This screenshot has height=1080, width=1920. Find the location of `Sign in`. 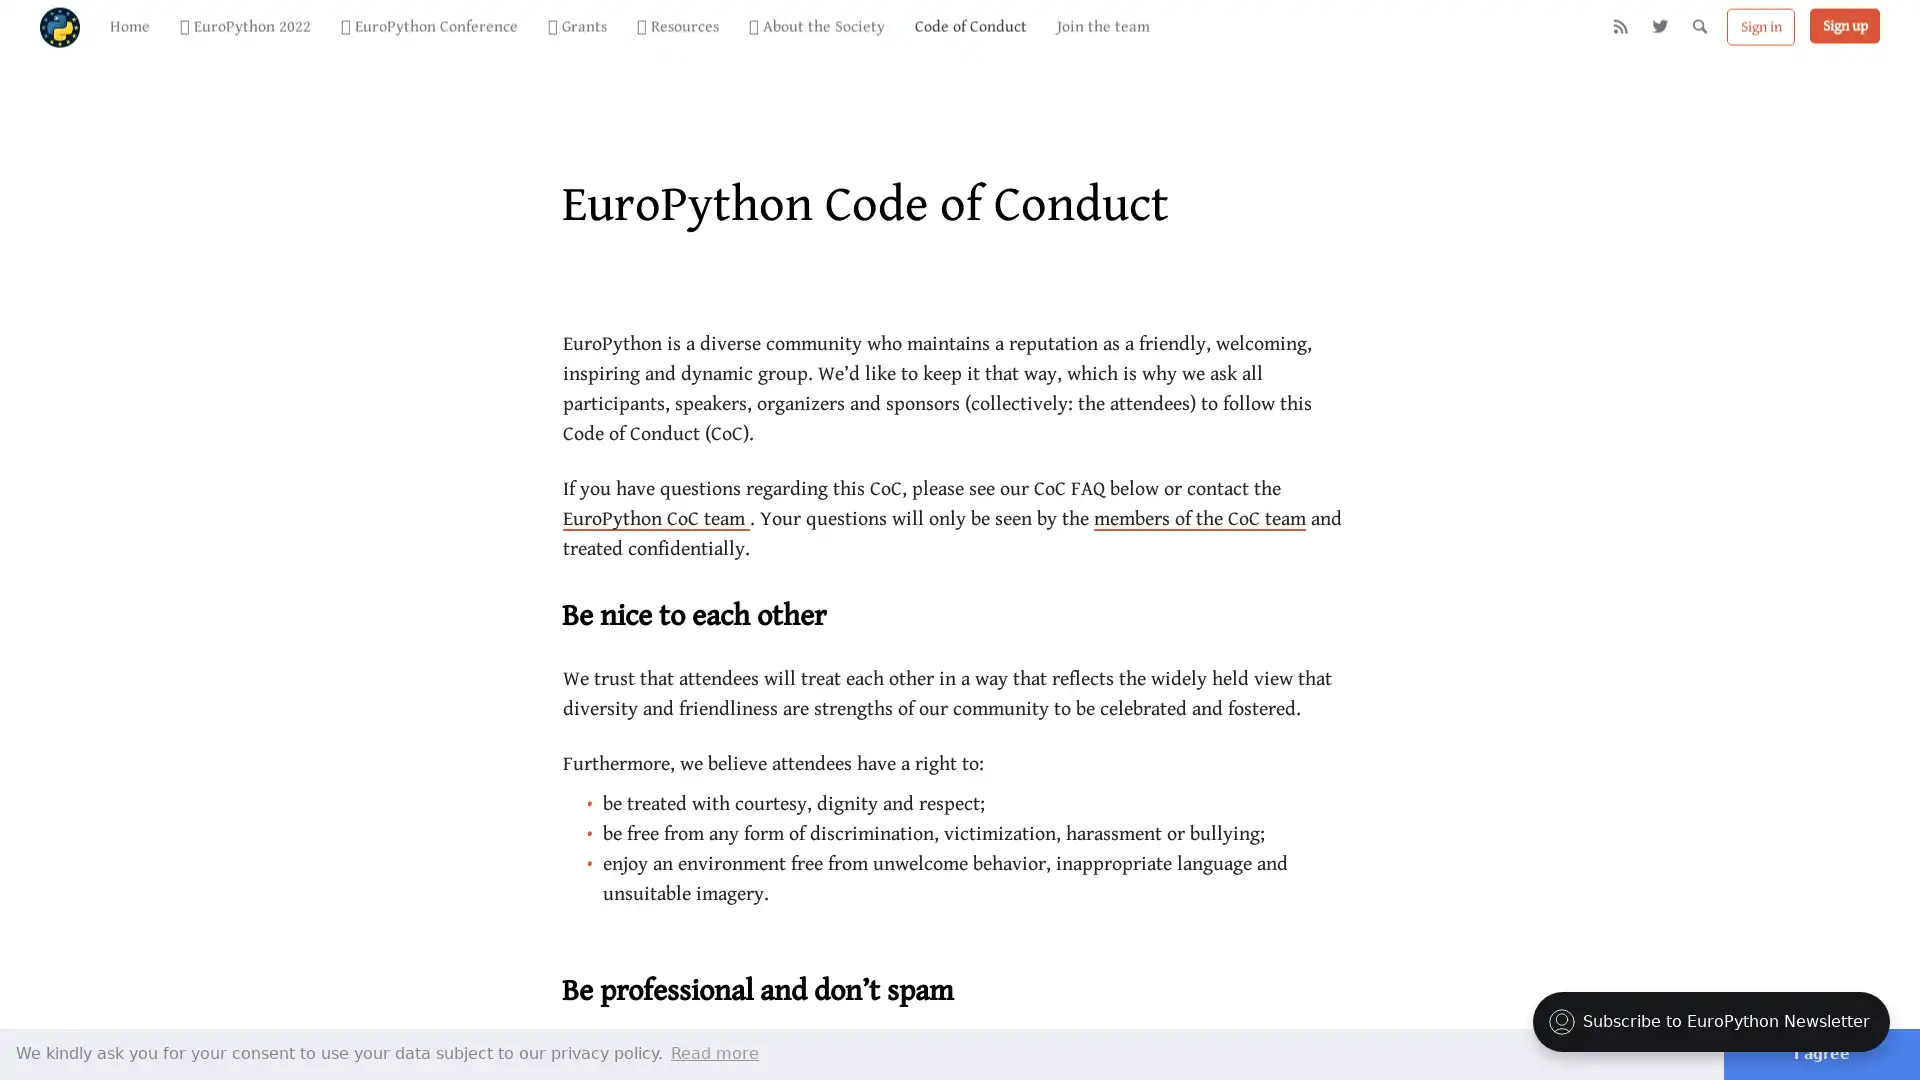

Sign in is located at coordinates (1761, 39).